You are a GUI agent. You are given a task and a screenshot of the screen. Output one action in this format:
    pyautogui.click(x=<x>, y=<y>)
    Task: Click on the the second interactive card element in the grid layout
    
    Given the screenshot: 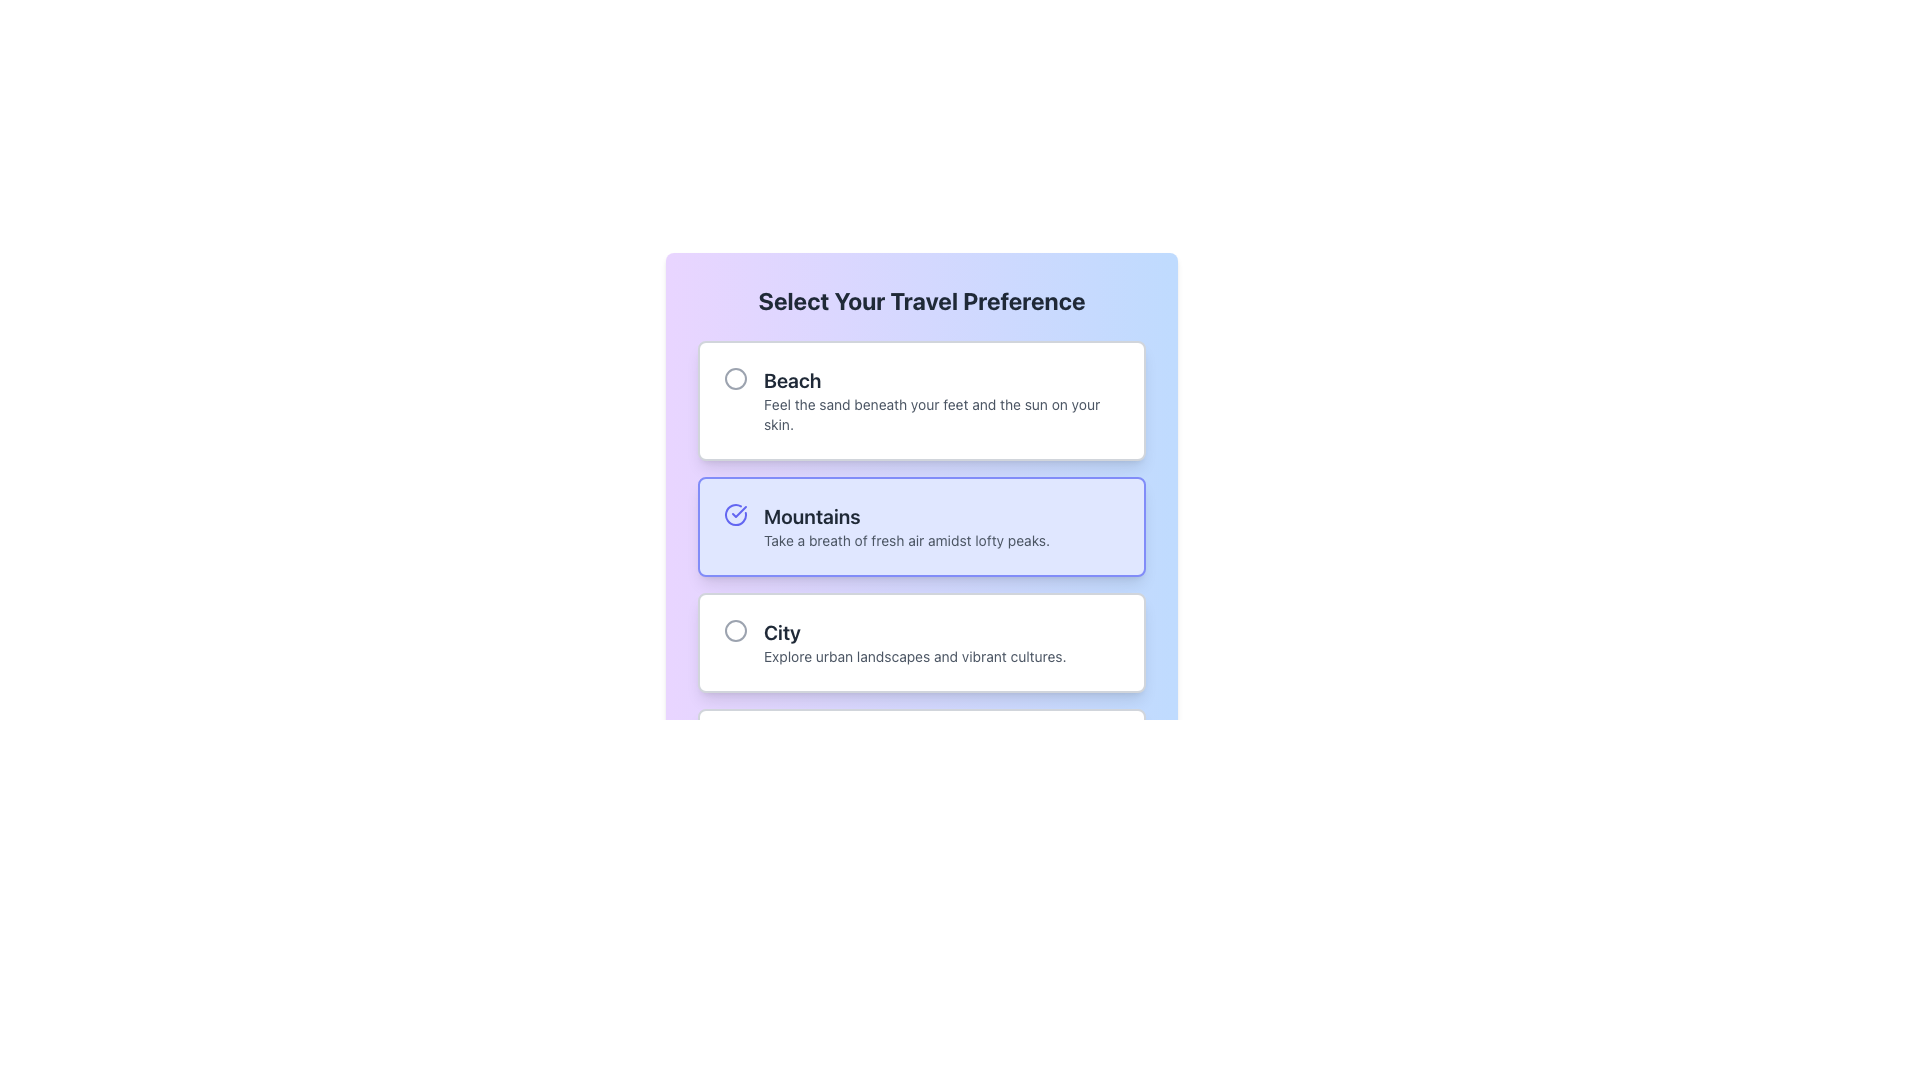 What is the action you would take?
    pyautogui.click(x=920, y=526)
    